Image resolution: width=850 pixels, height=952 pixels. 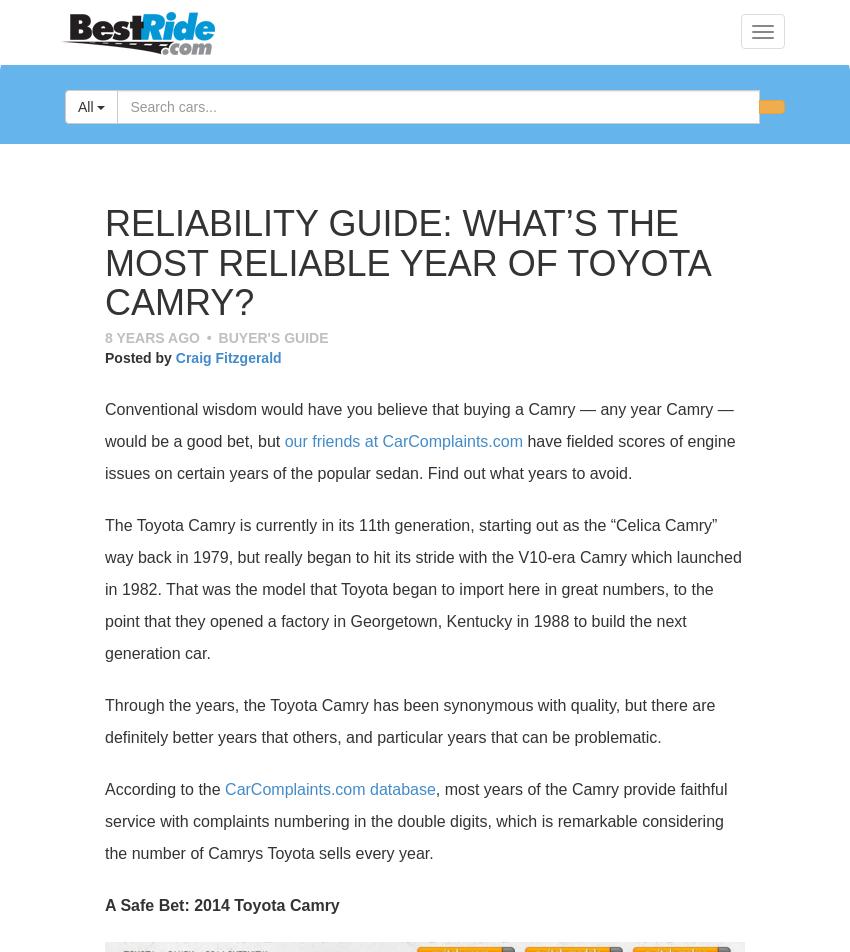 What do you see at coordinates (272, 337) in the screenshot?
I see `'Buyer's Guide'` at bounding box center [272, 337].